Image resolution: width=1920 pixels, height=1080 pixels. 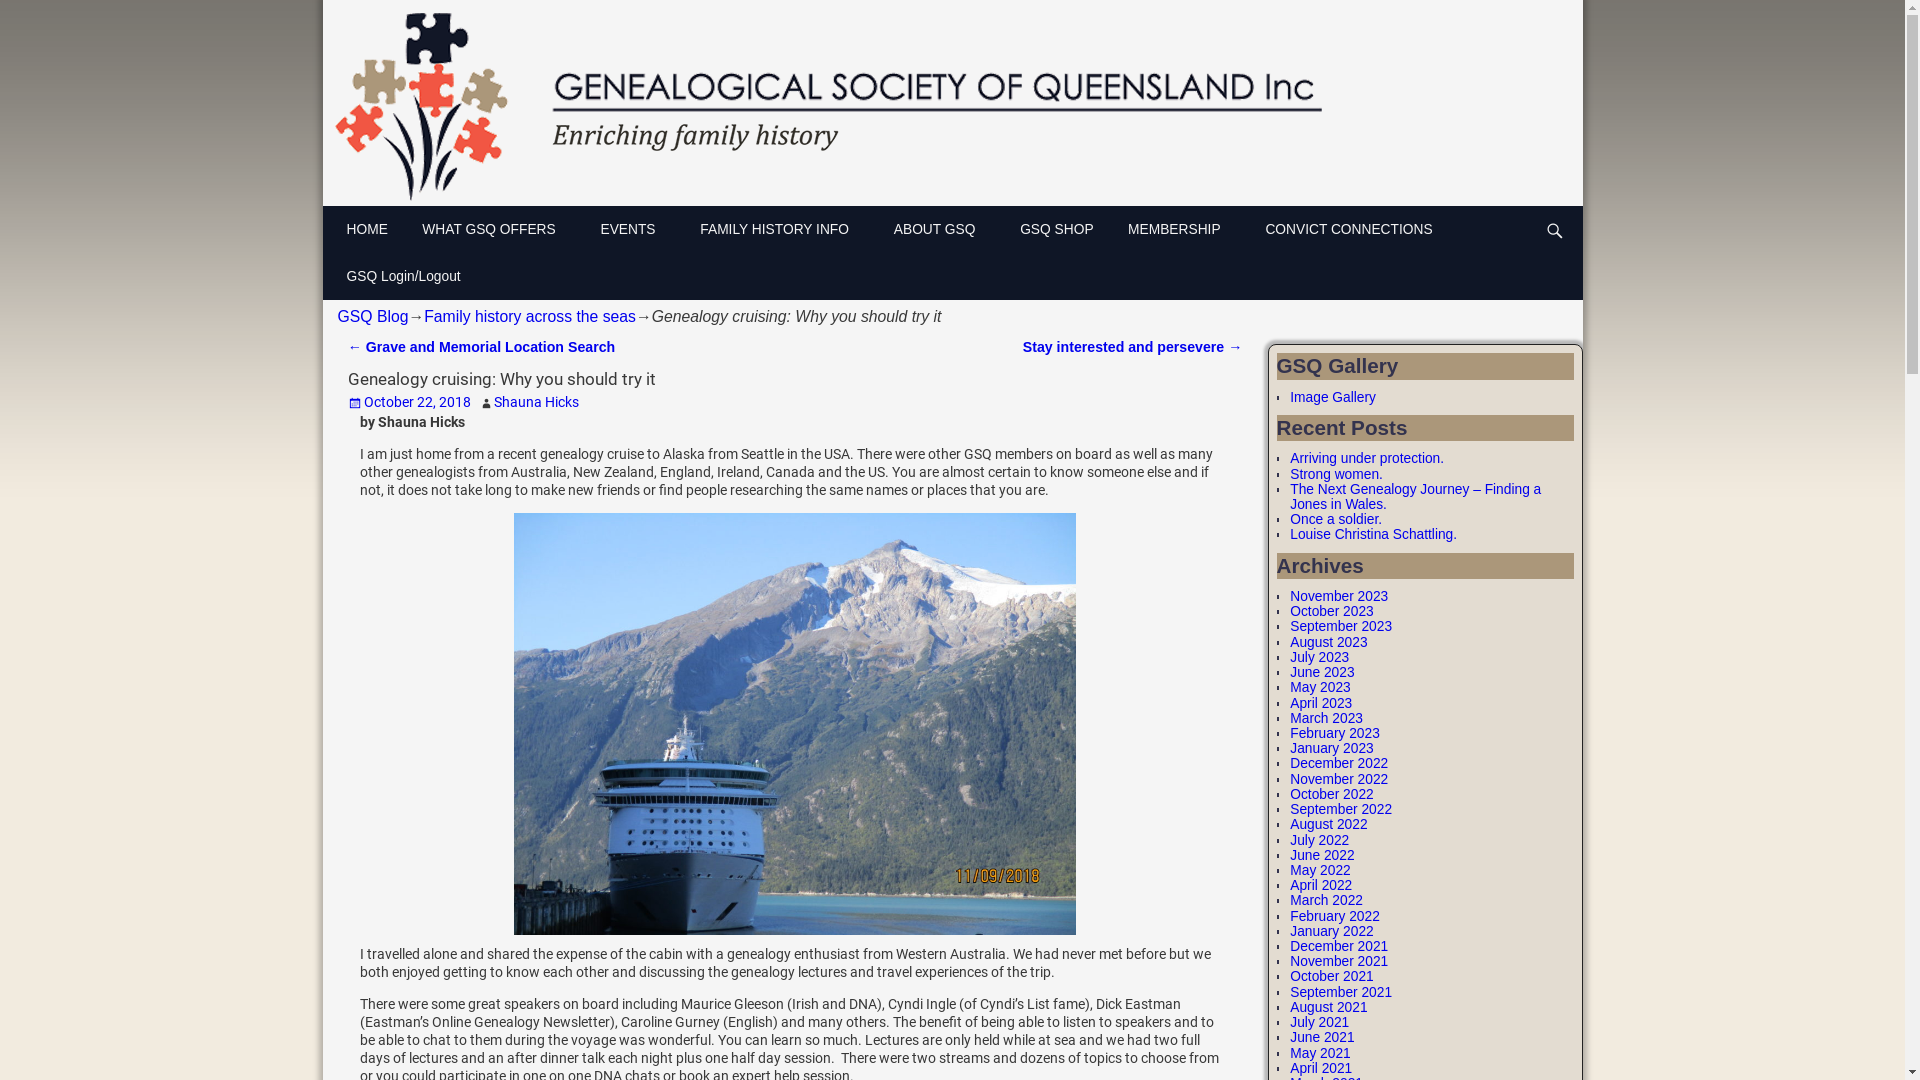 What do you see at coordinates (1339, 763) in the screenshot?
I see `'December 2022'` at bounding box center [1339, 763].